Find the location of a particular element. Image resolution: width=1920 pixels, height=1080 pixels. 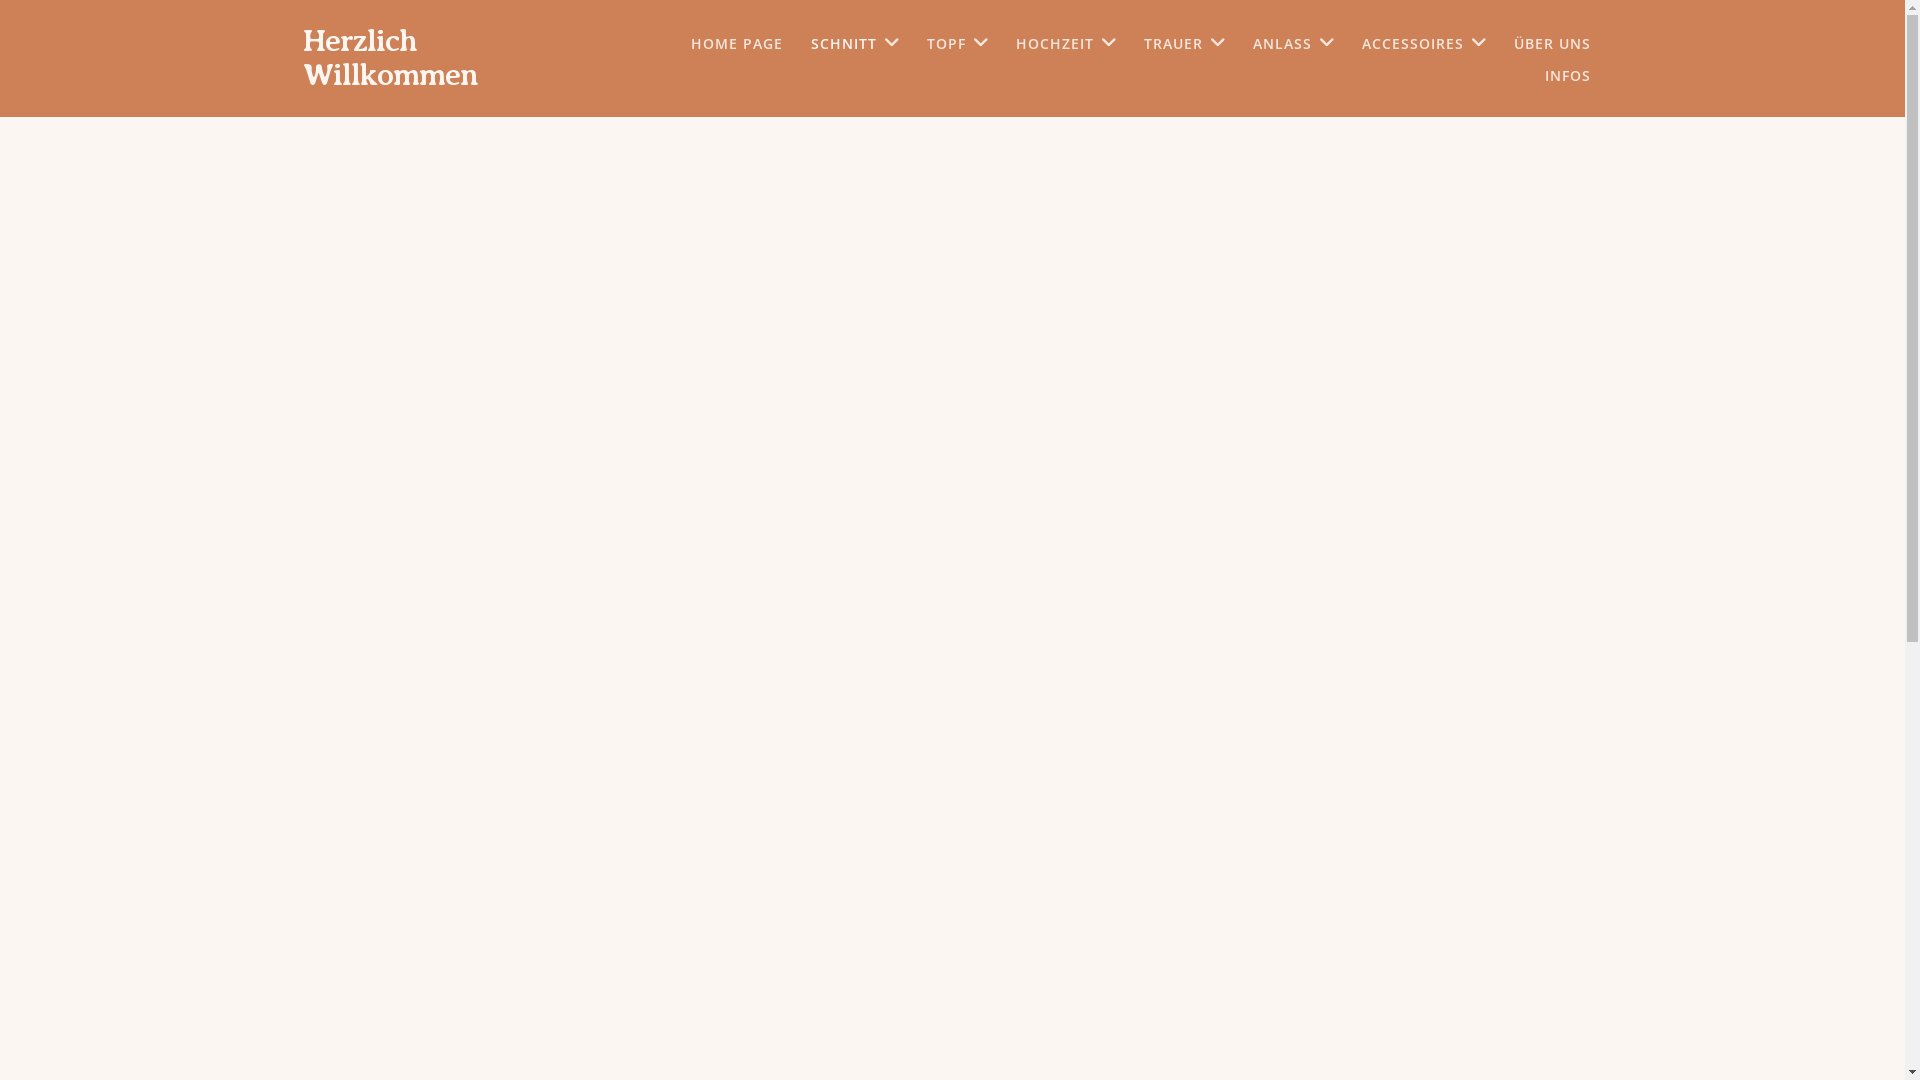

'INFOS' is located at coordinates (1565, 75).